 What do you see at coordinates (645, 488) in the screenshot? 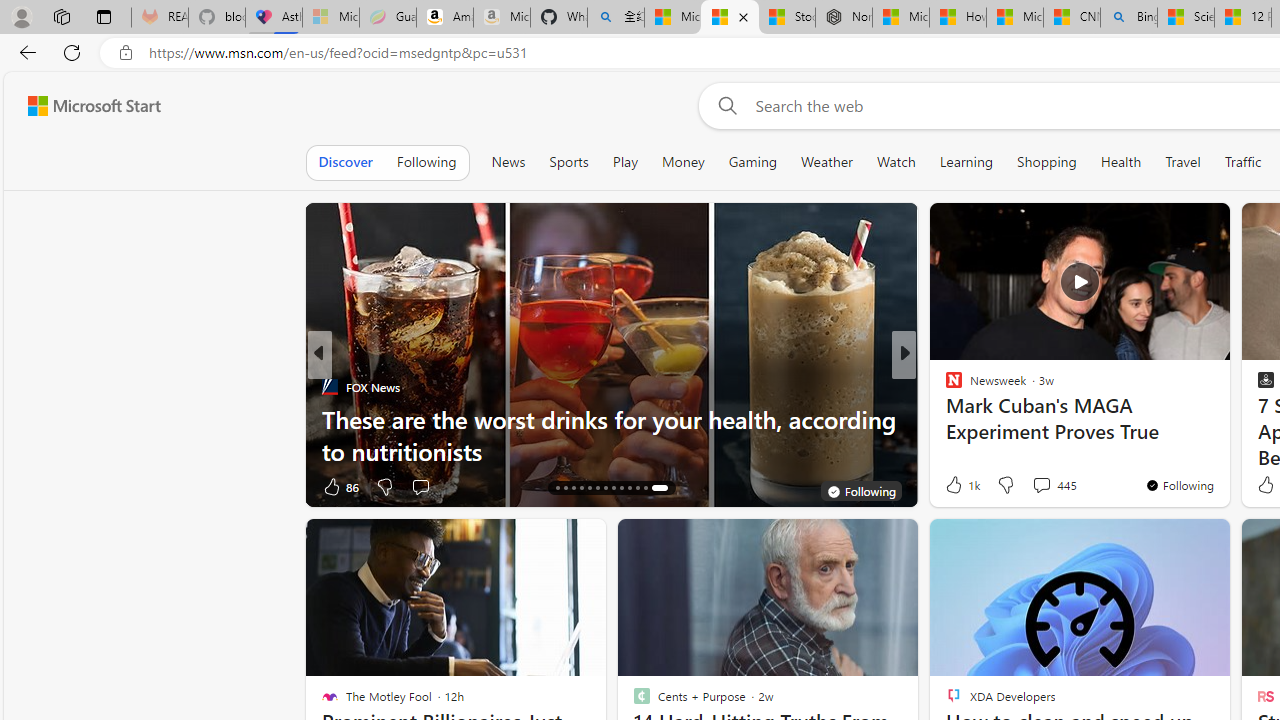
I see `'AutomationID: tab-25'` at bounding box center [645, 488].